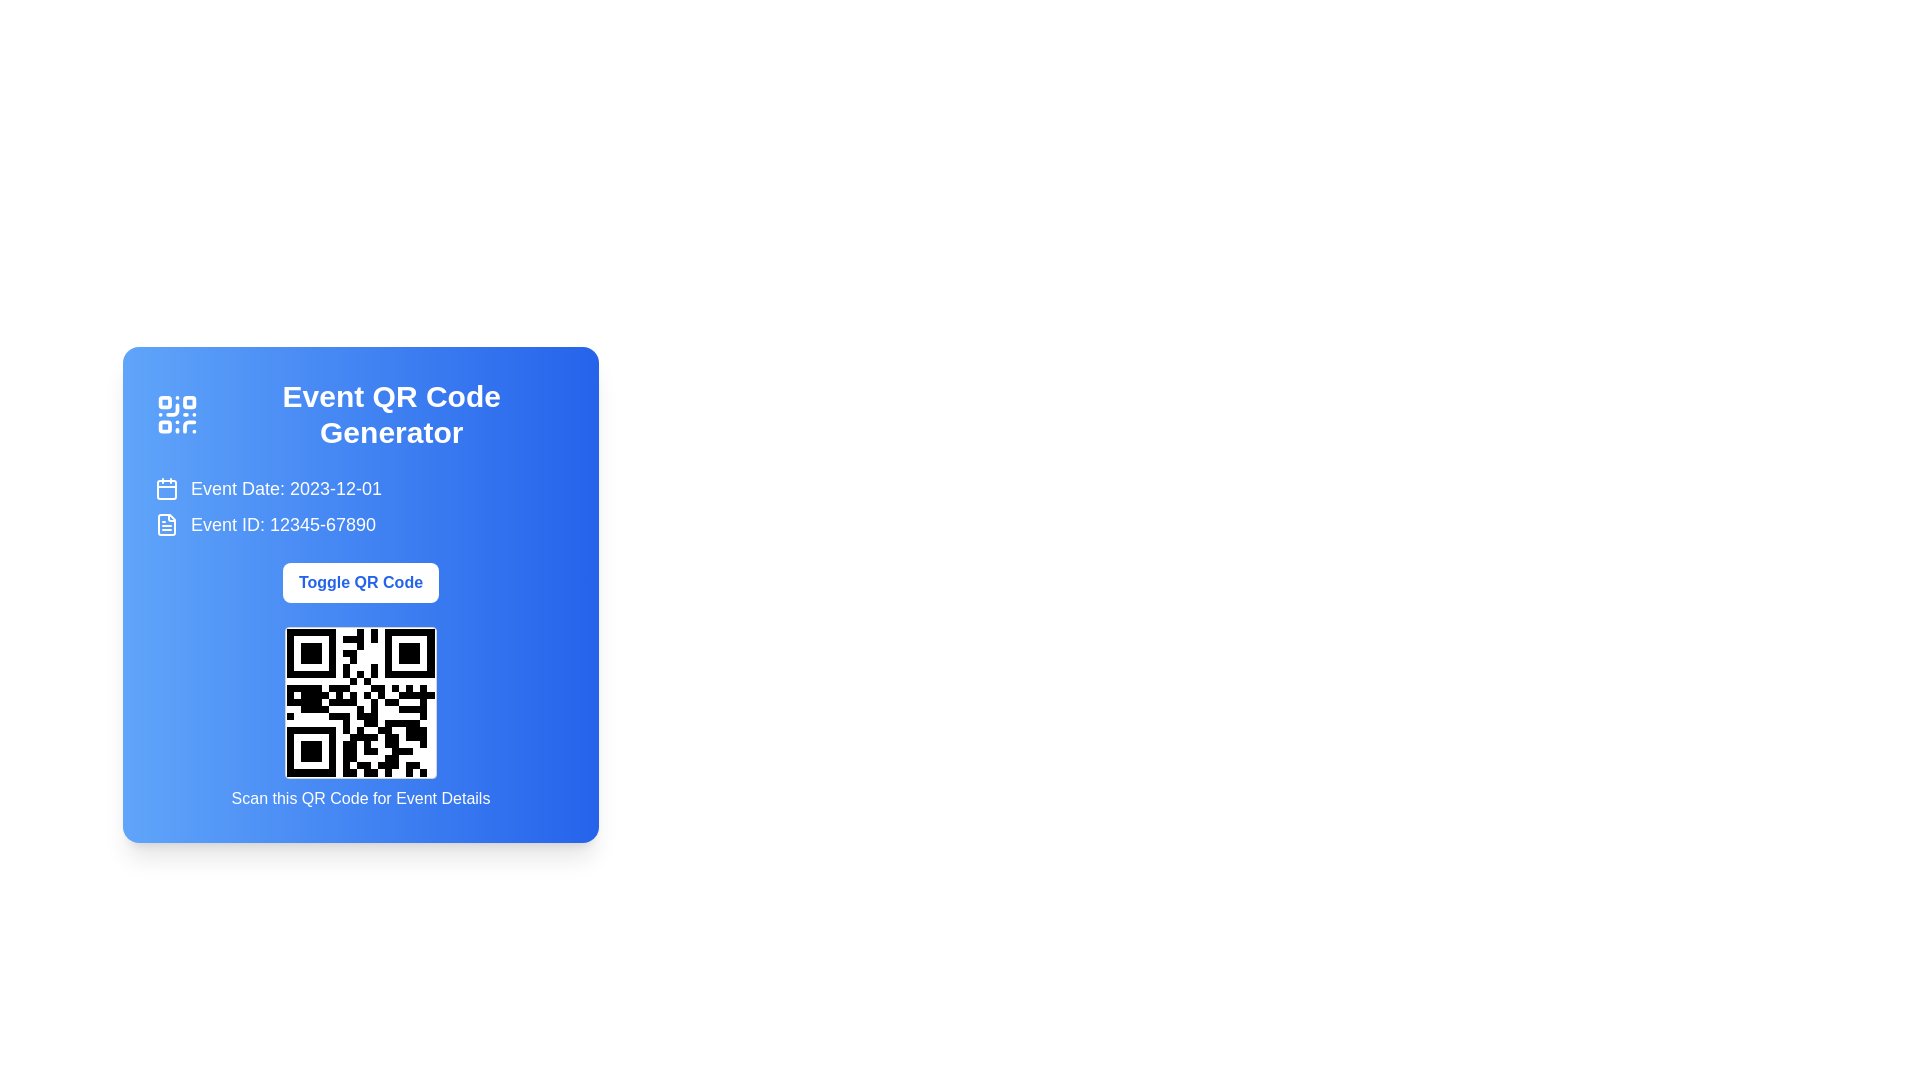  What do you see at coordinates (167, 489) in the screenshot?
I see `the SVG graphic icon located to the left of the 'Event Date: 2023-12-01' label to associate it with the adjacent text` at bounding box center [167, 489].